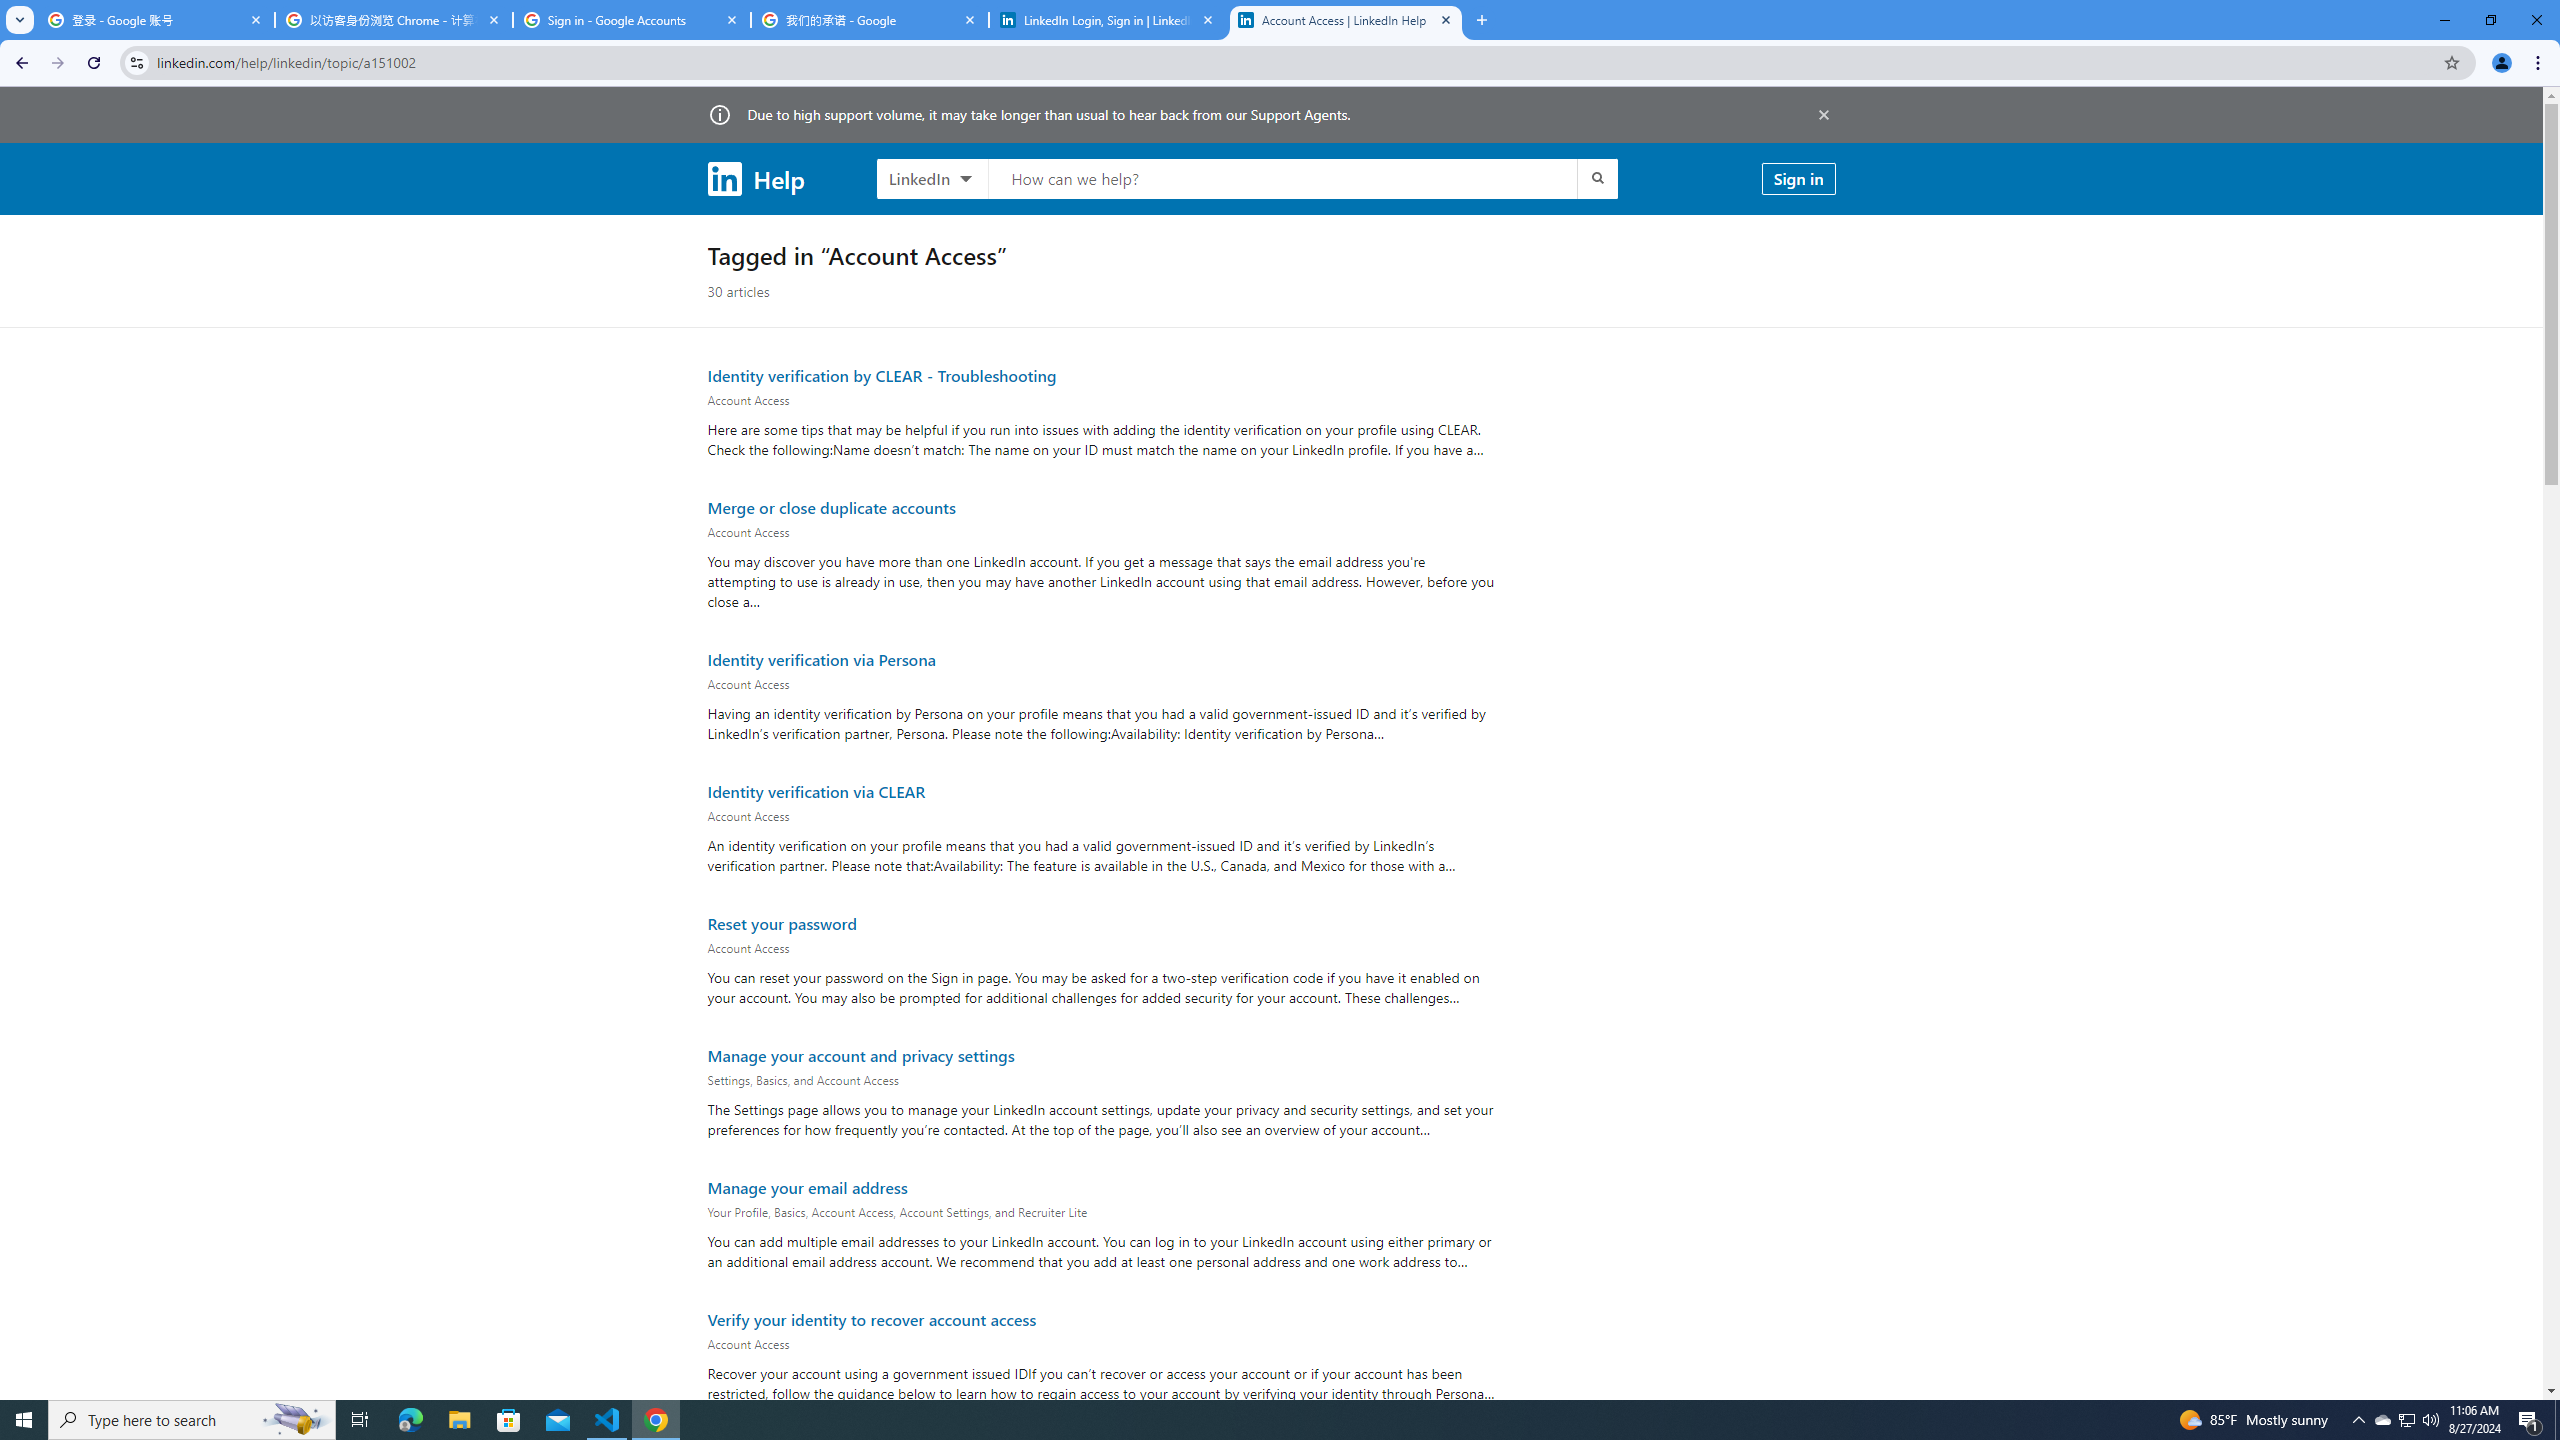 The width and height of the screenshot is (2560, 1440). What do you see at coordinates (815, 790) in the screenshot?
I see `'Identity verification via CLEAR'` at bounding box center [815, 790].